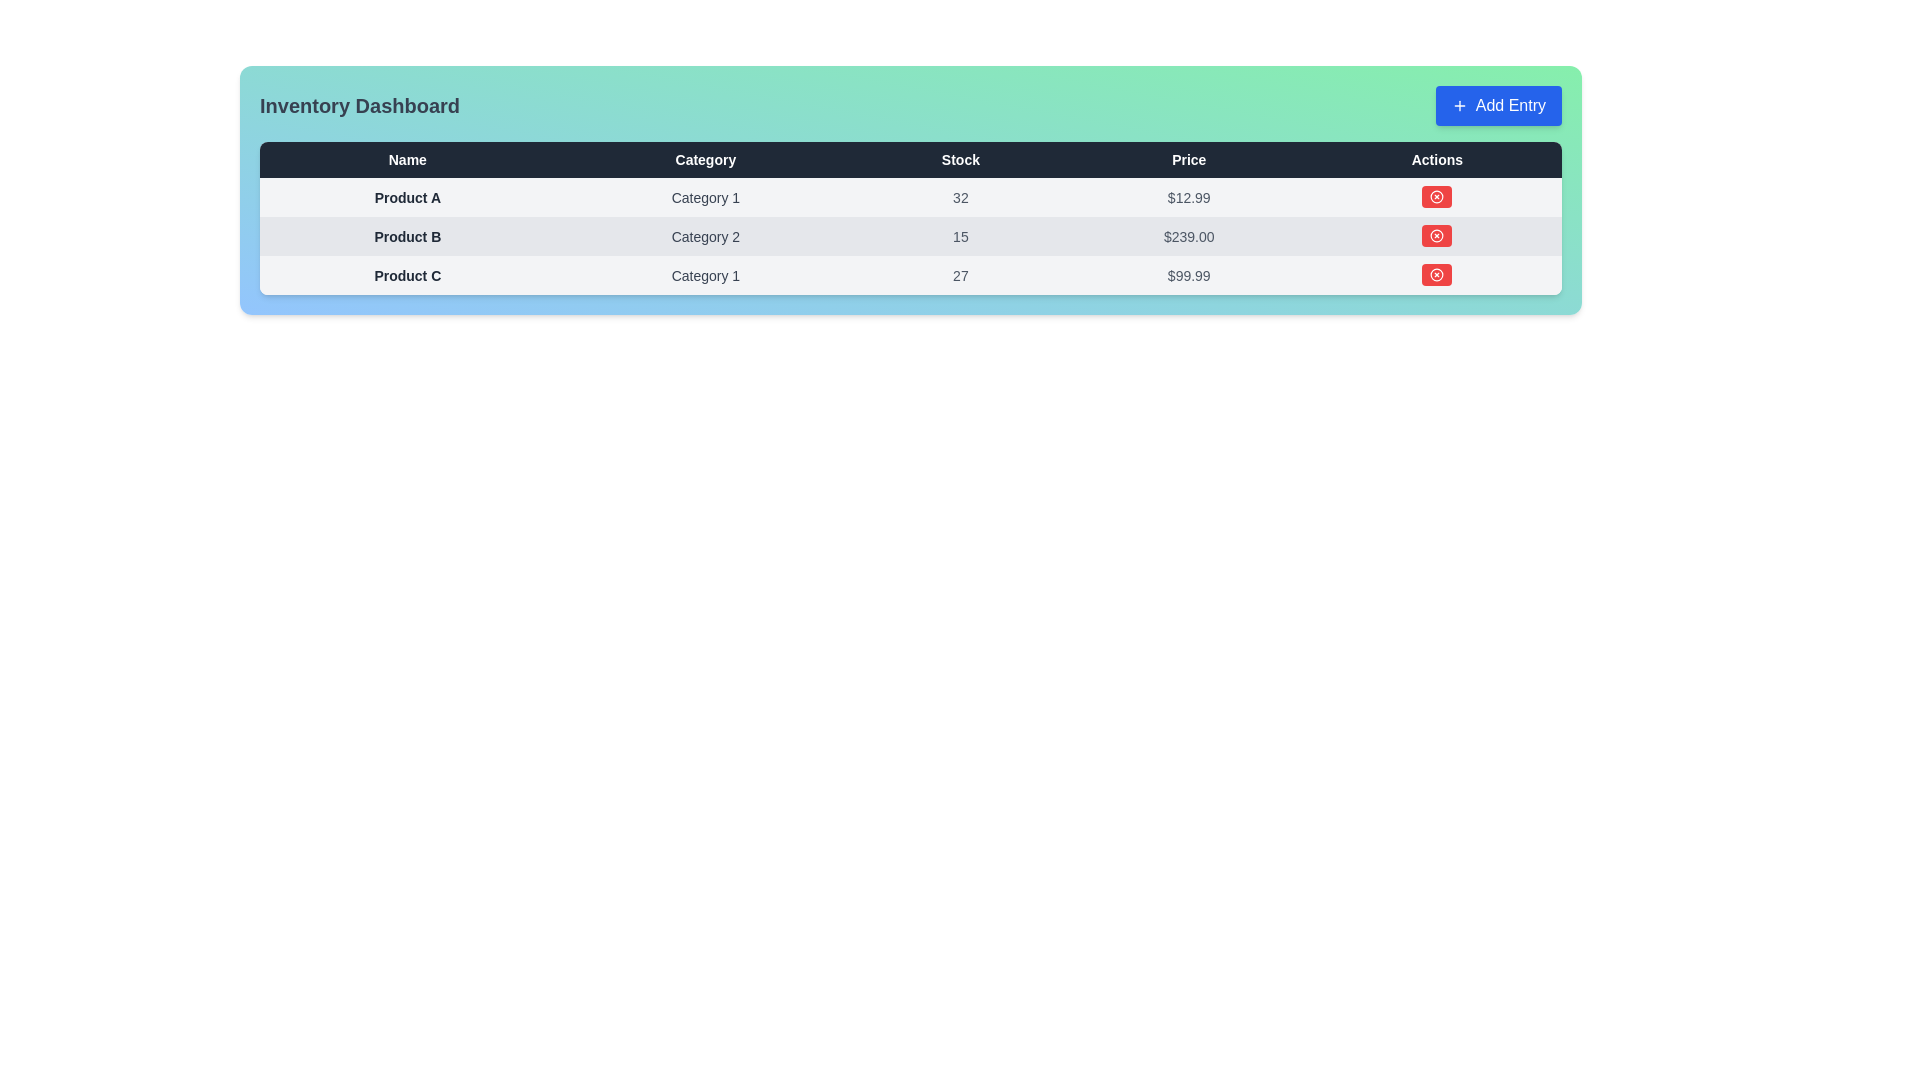 The width and height of the screenshot is (1920, 1080). Describe the element at coordinates (1436, 234) in the screenshot. I see `the SVG icon for the delete action located within the 'Actions' column of the inventory table for 'Product B'` at that location.